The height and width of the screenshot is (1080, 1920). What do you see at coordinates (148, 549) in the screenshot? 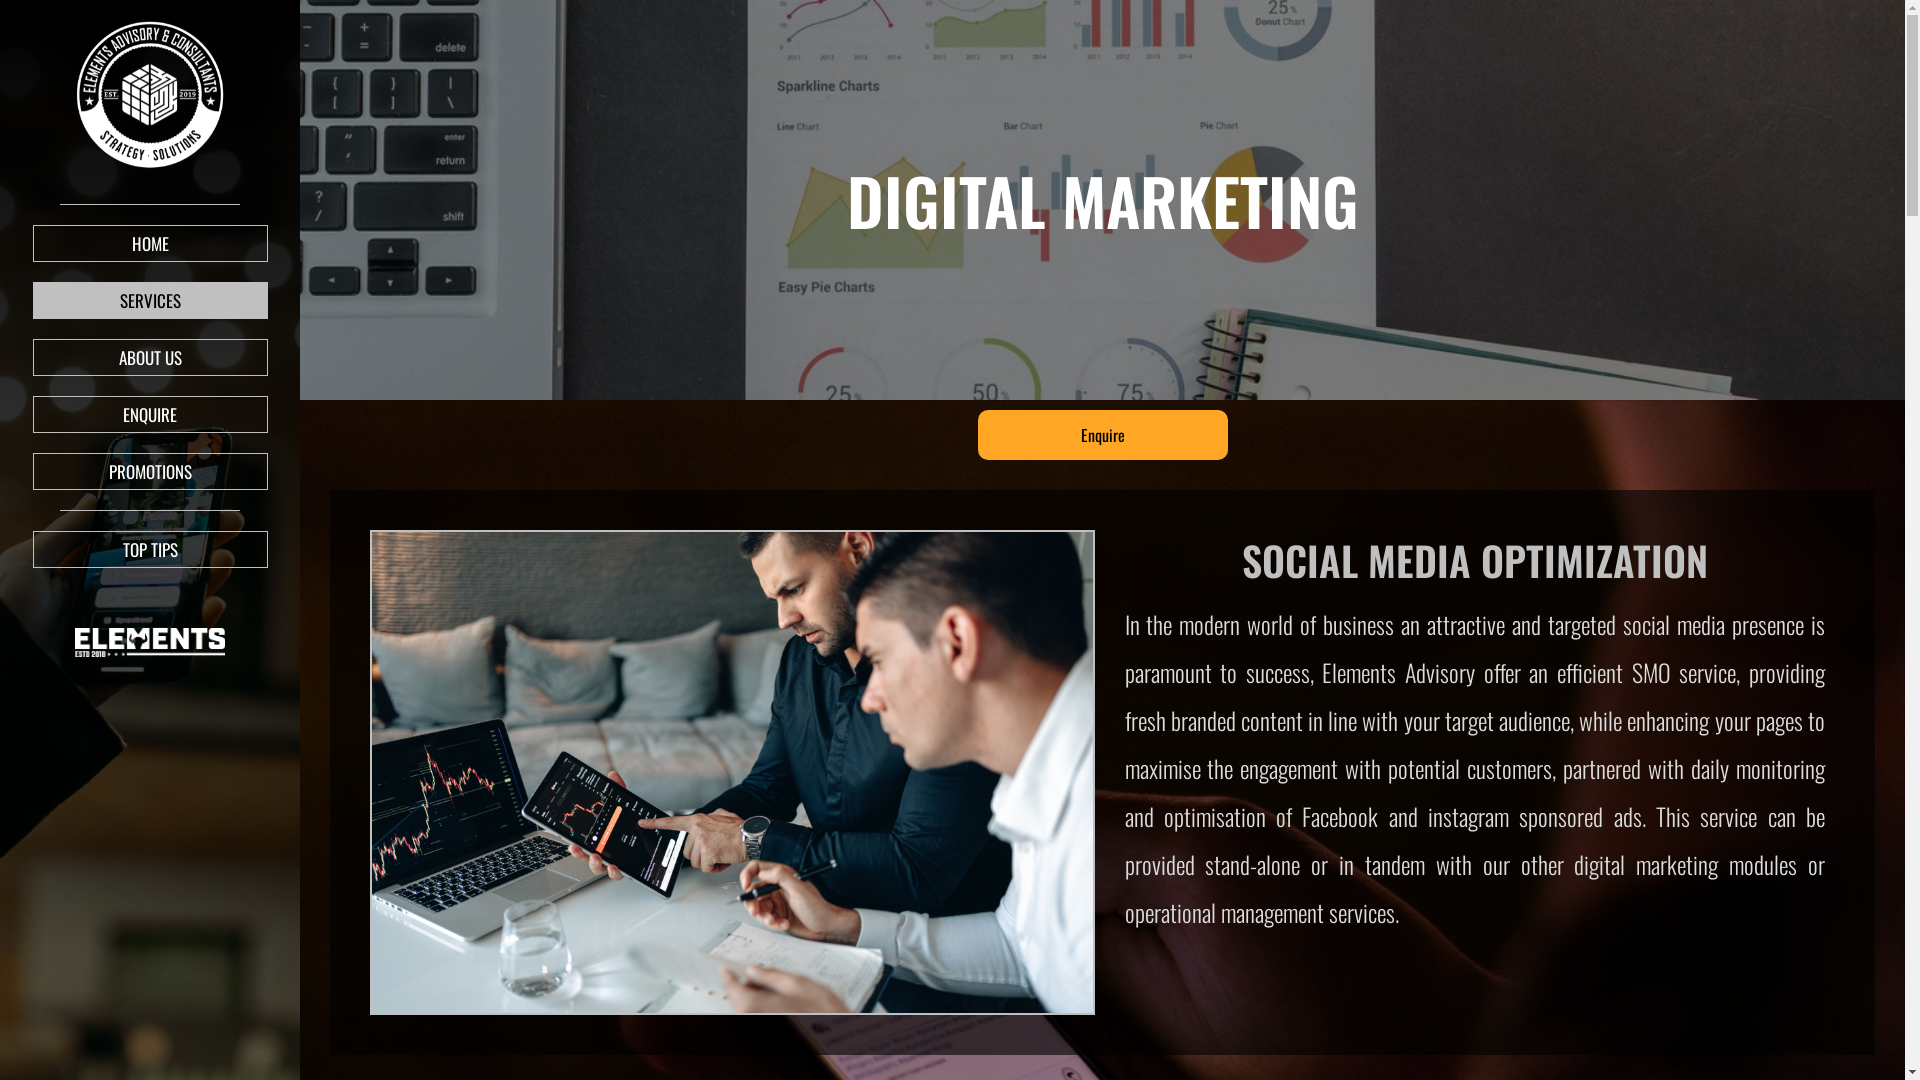
I see `'TOP TIPS'` at bounding box center [148, 549].